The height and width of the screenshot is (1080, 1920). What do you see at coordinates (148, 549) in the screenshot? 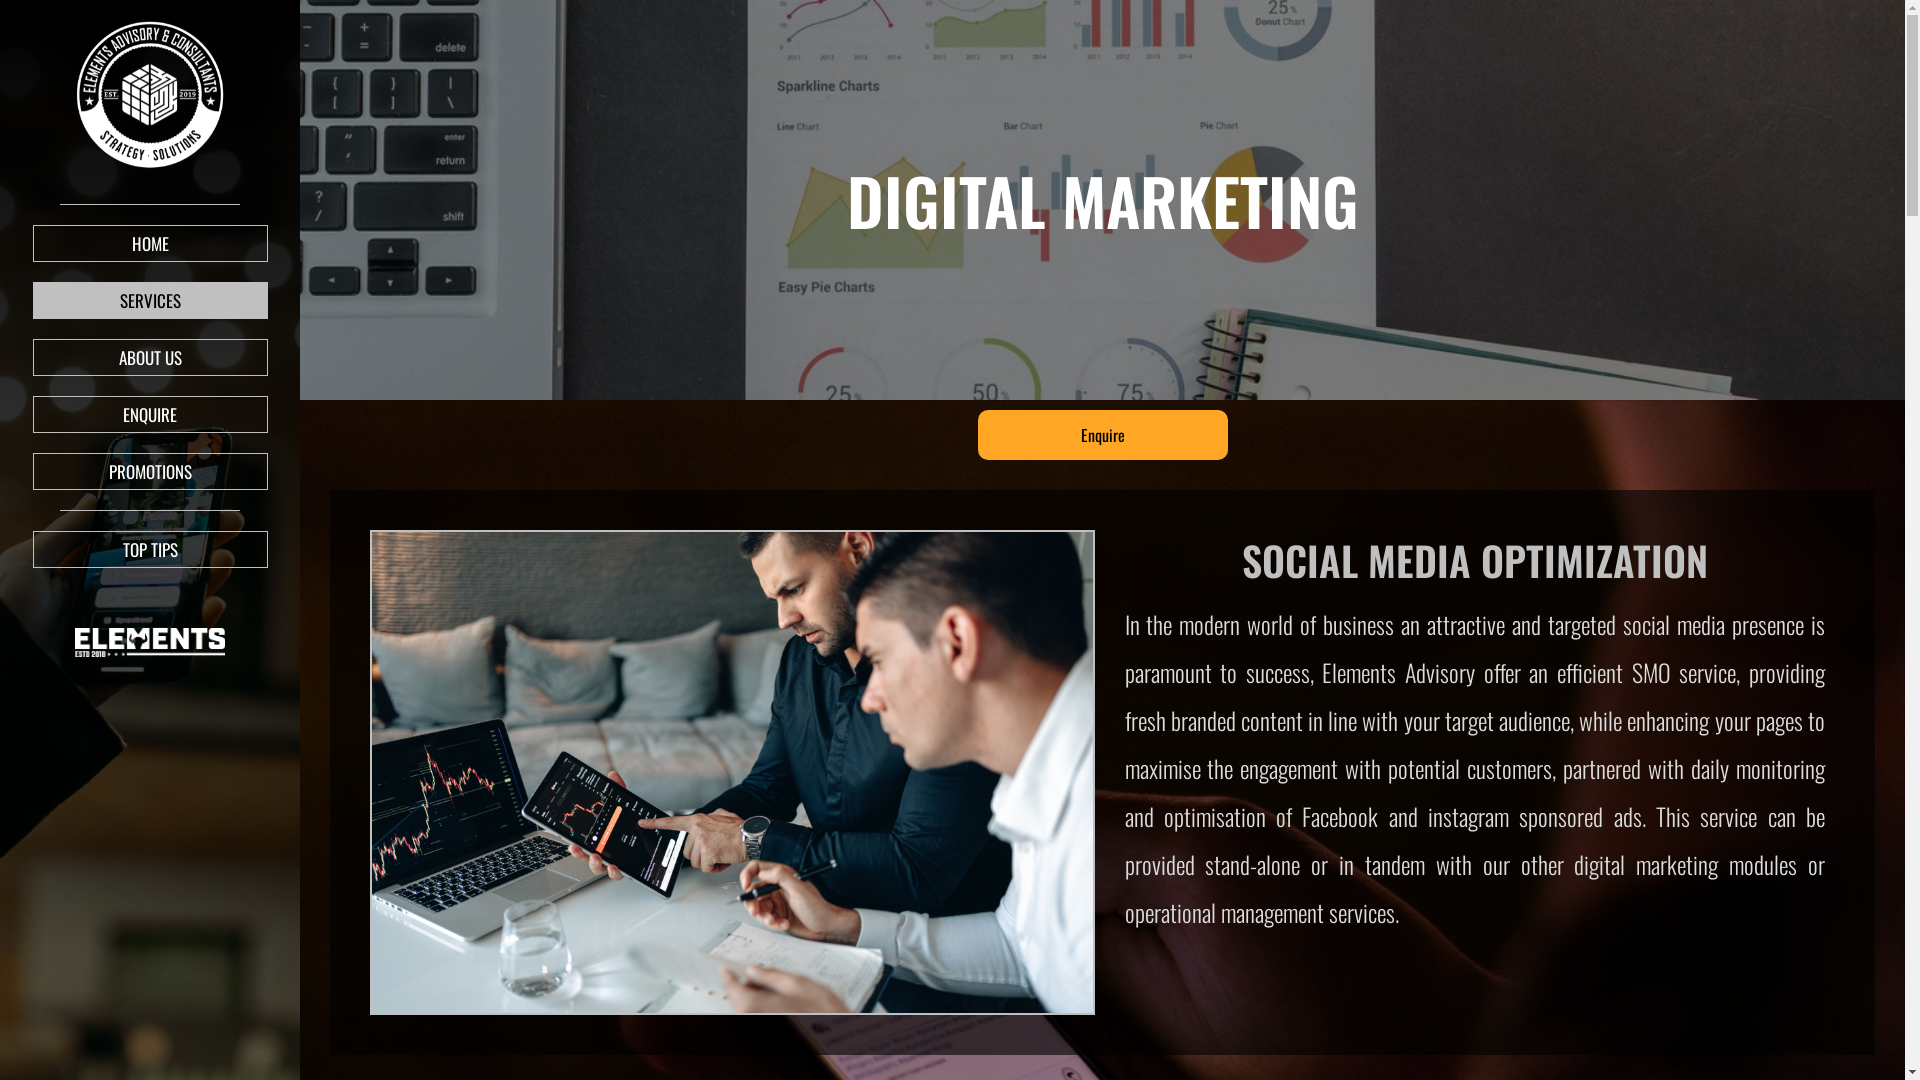
I see `'TOP TIPS'` at bounding box center [148, 549].